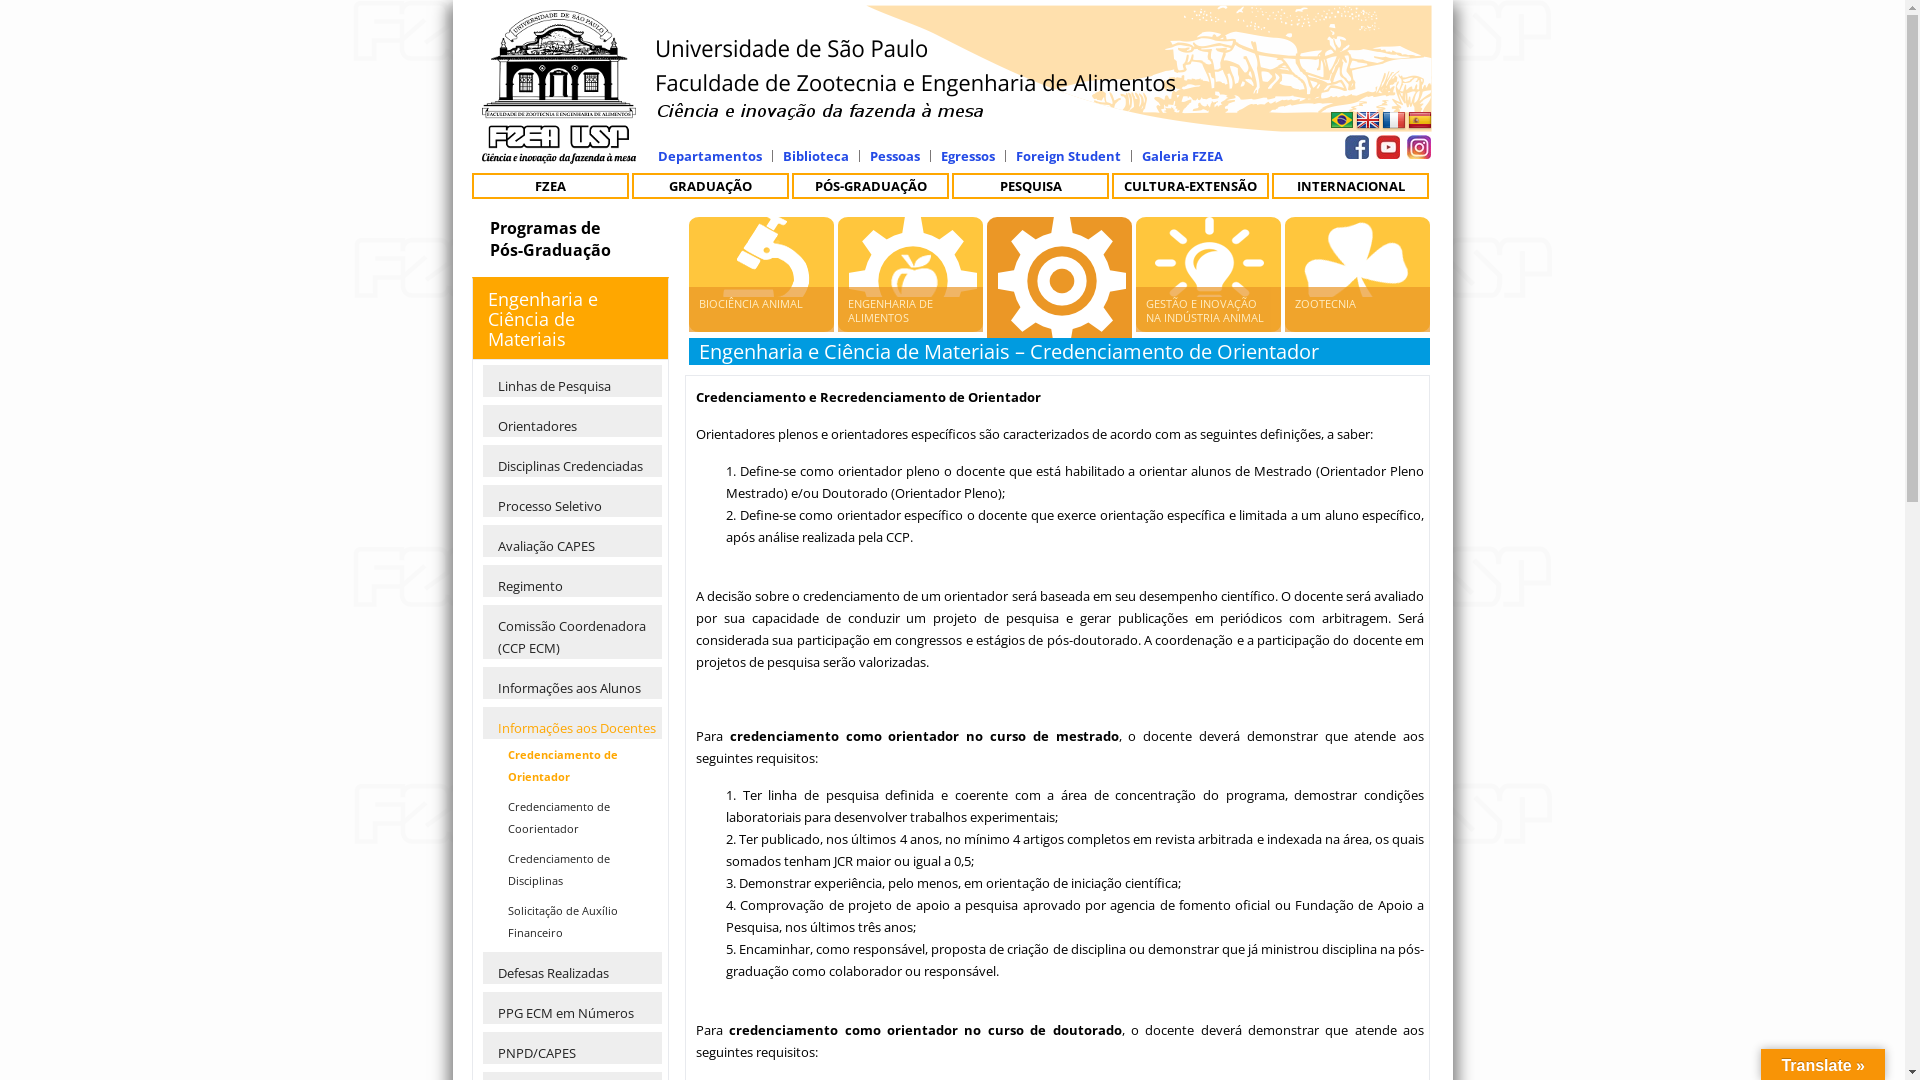 The height and width of the screenshot is (1080, 1920). I want to click on 'Spanish', so click(1419, 119).